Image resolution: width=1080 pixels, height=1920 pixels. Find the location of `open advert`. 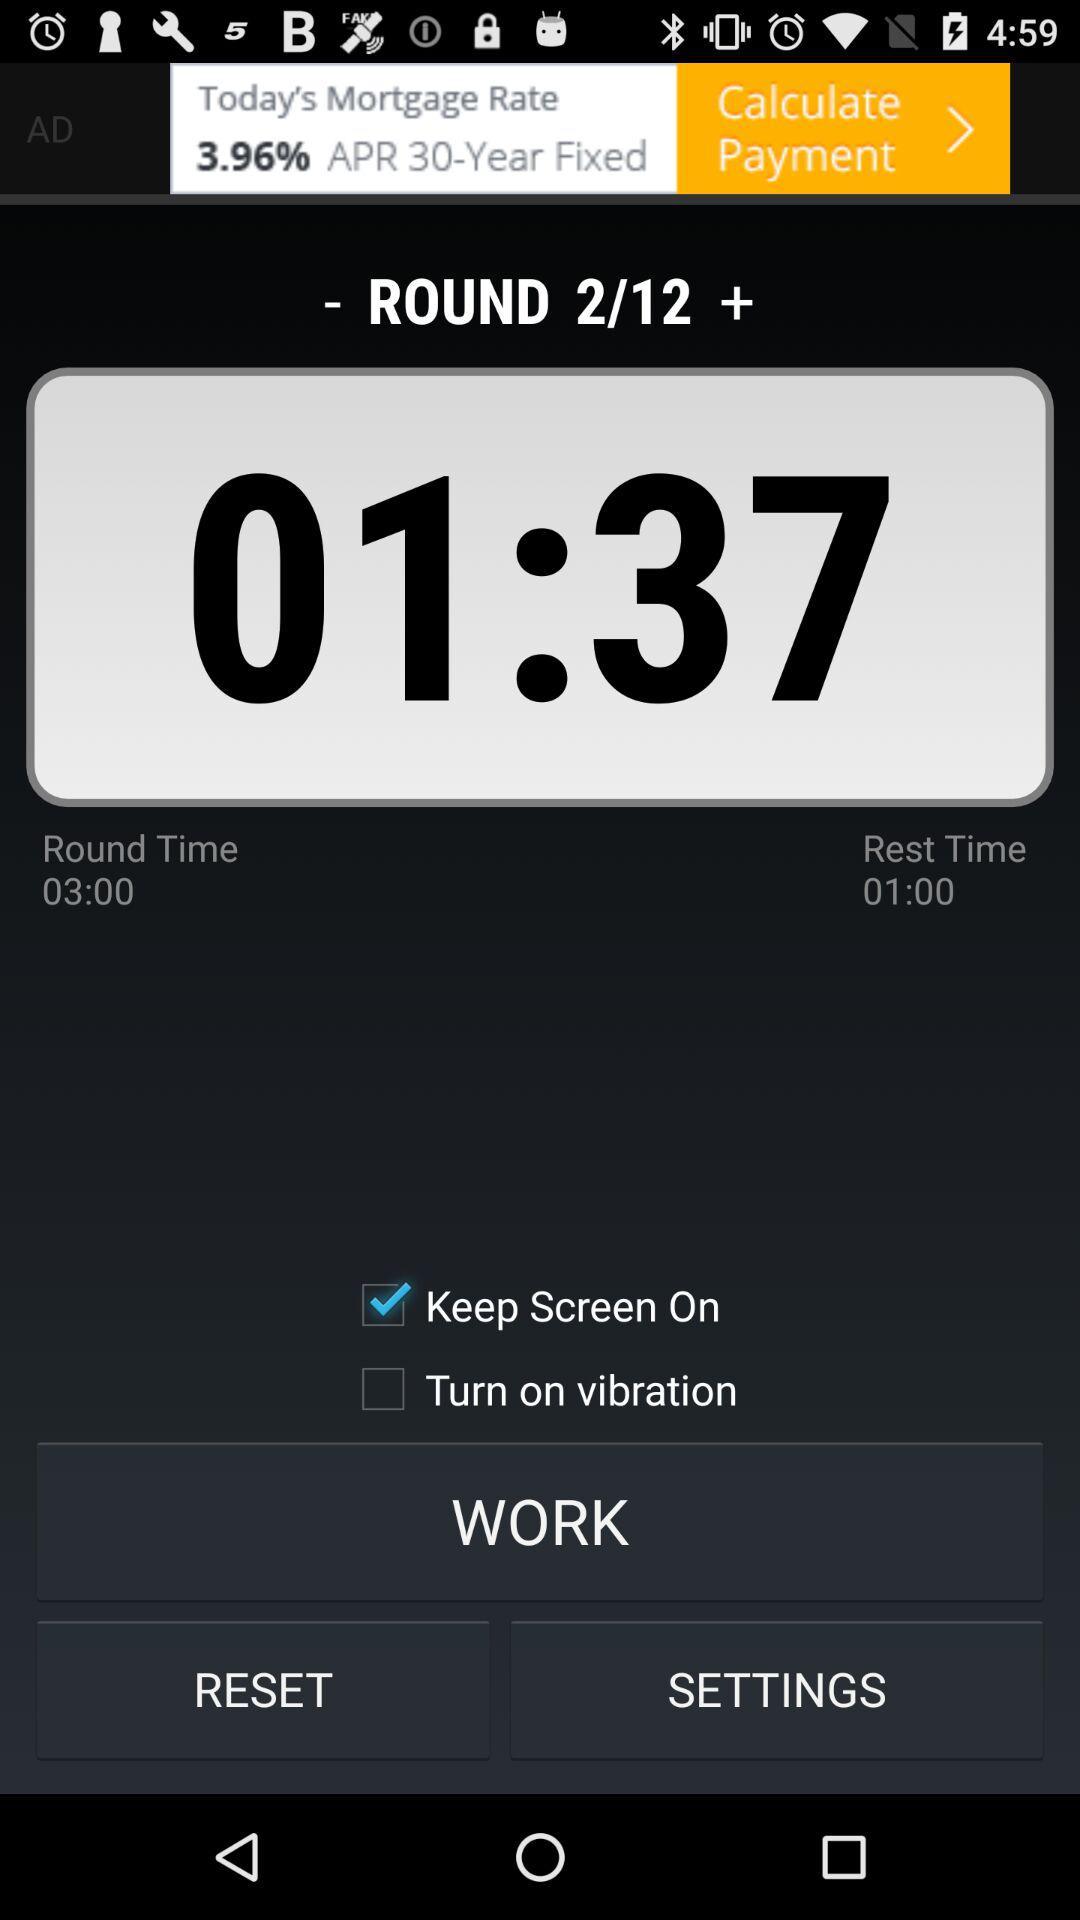

open advert is located at coordinates (589, 127).